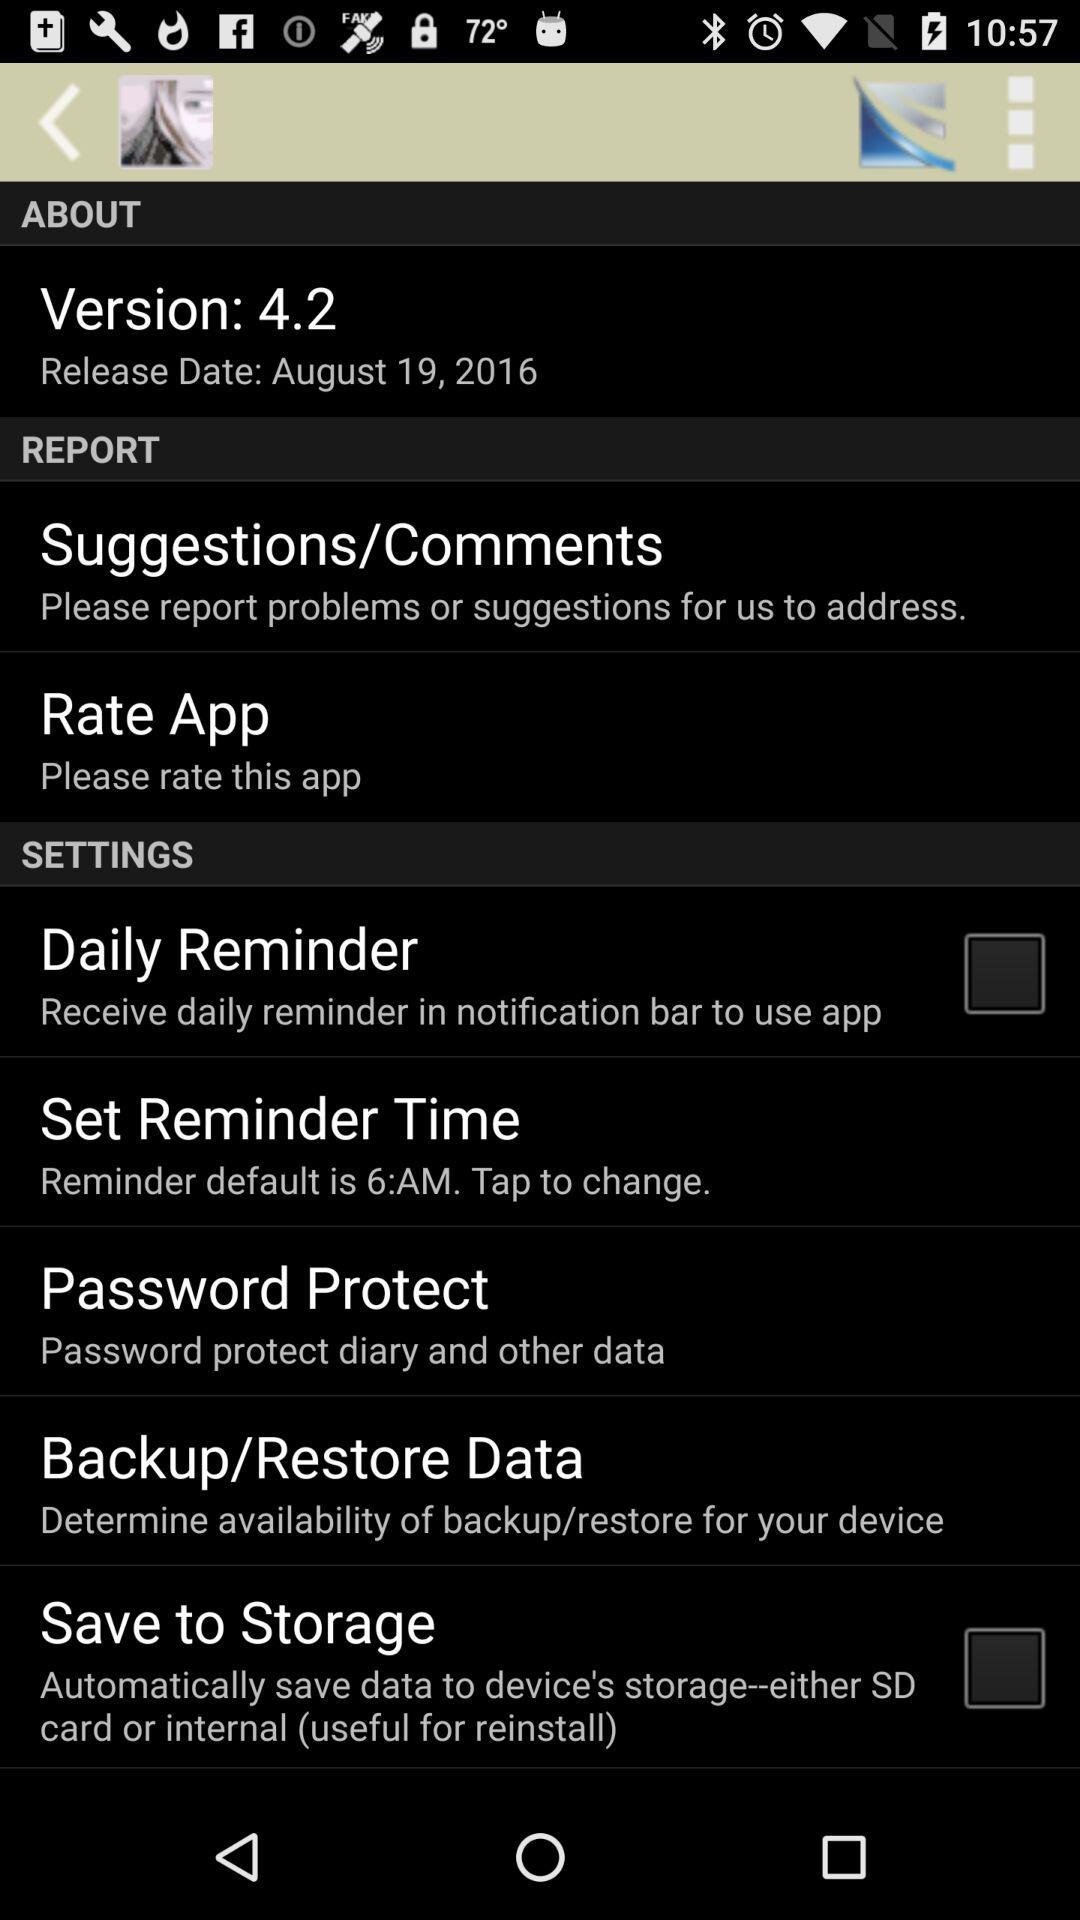  I want to click on the item above the password protect item, so click(375, 1179).